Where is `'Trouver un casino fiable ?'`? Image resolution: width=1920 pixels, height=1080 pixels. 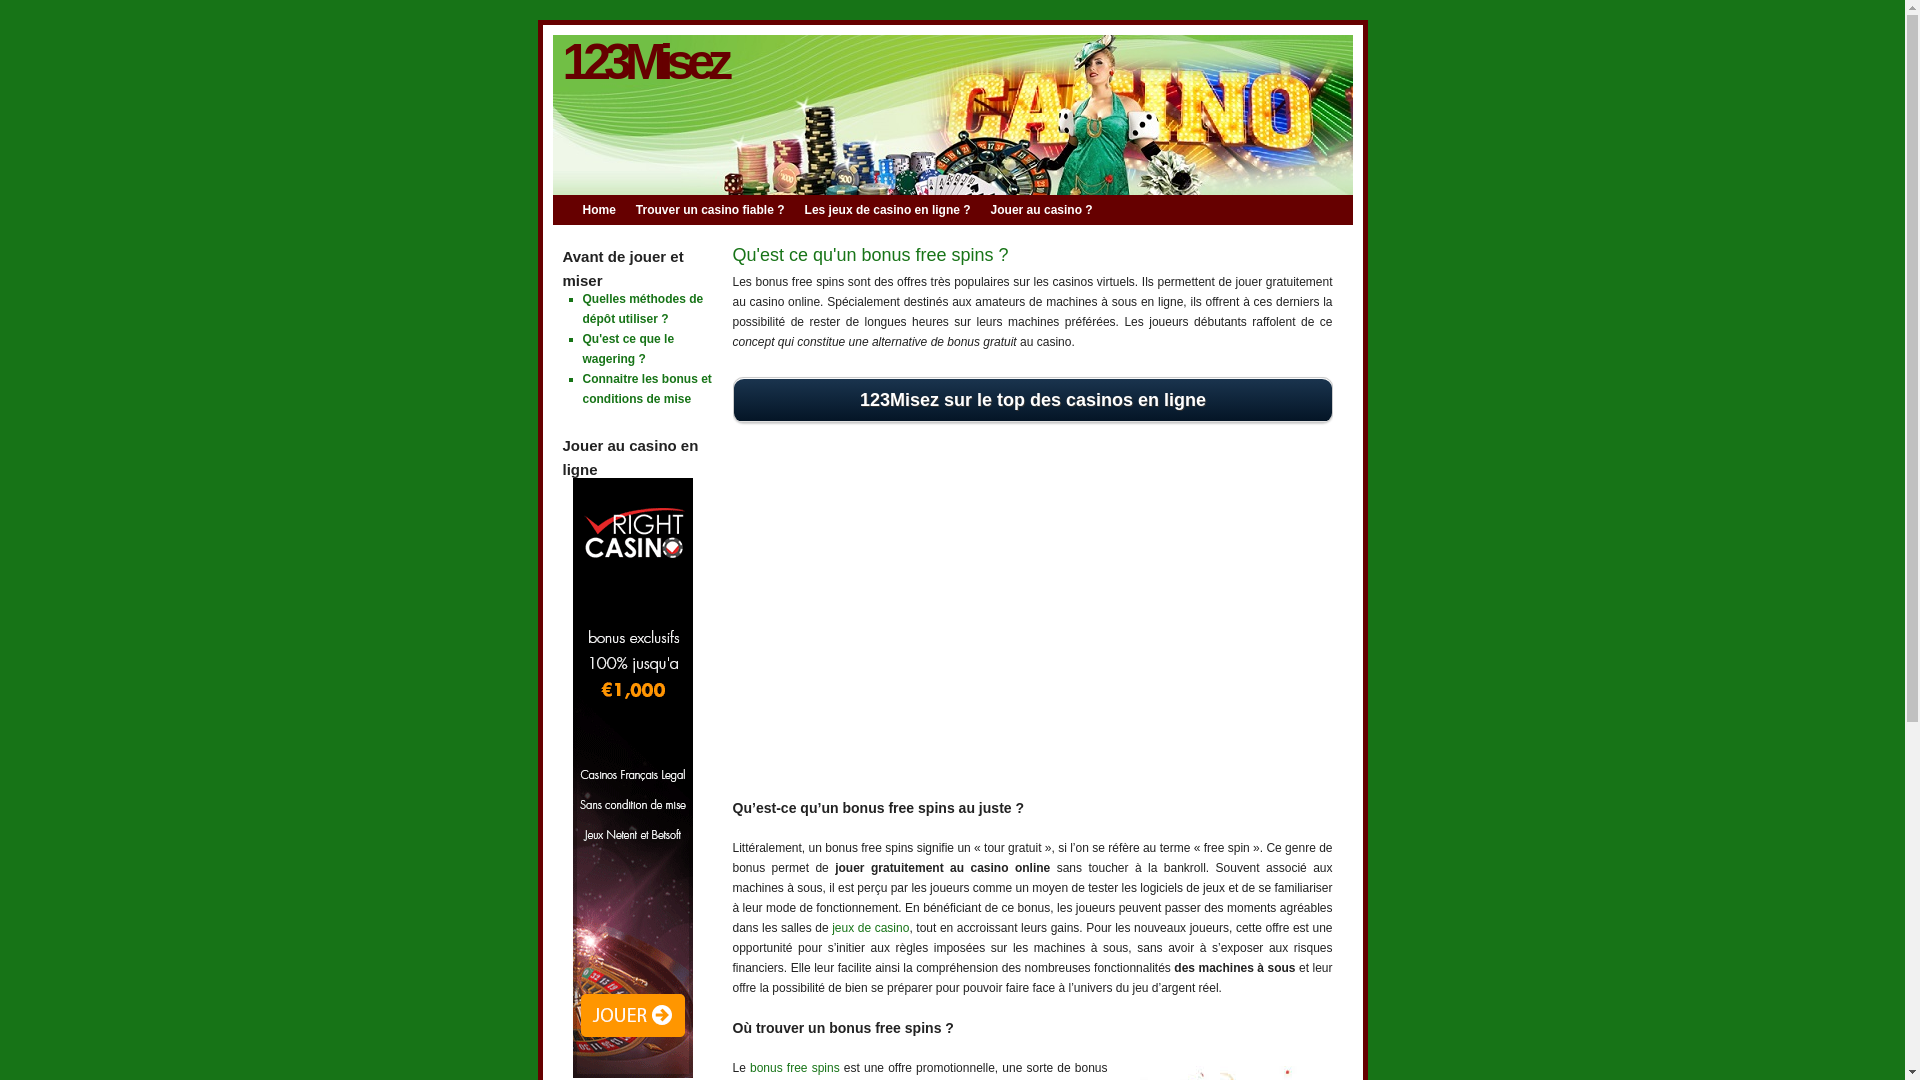 'Trouver un casino fiable ?' is located at coordinates (720, 209).